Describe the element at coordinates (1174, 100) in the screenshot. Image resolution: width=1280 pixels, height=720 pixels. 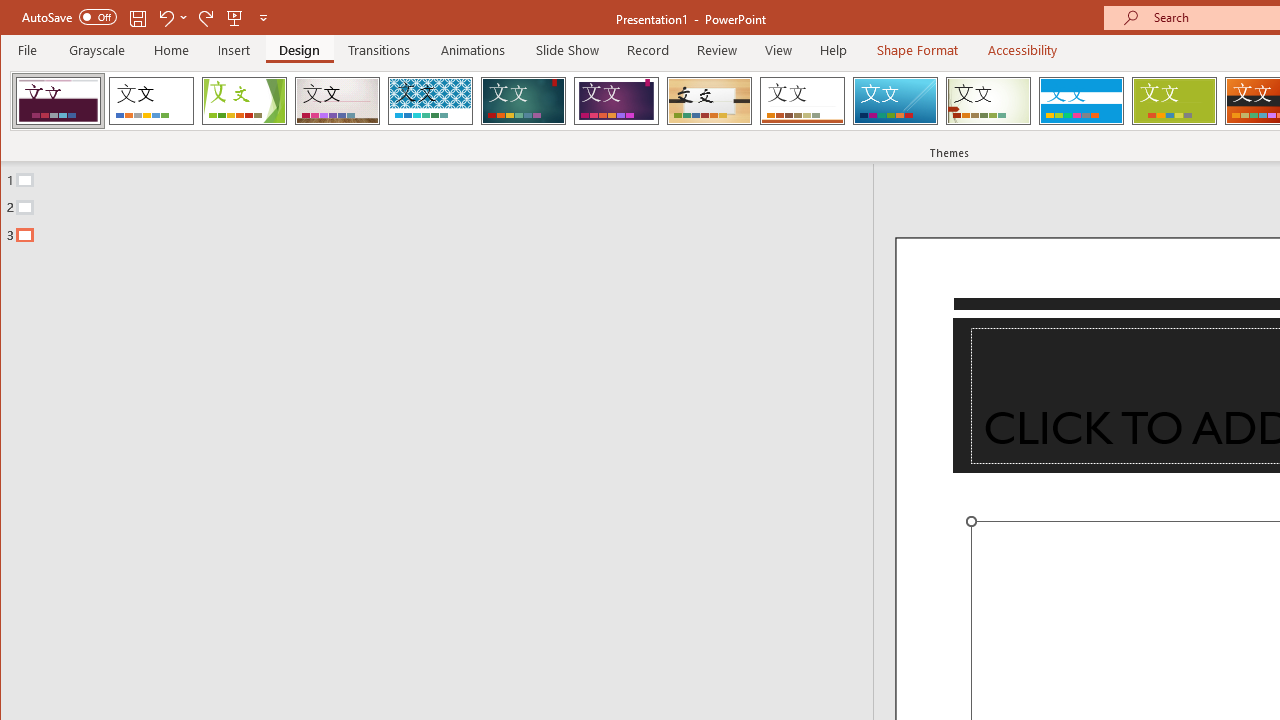
I see `'Basis'` at that location.